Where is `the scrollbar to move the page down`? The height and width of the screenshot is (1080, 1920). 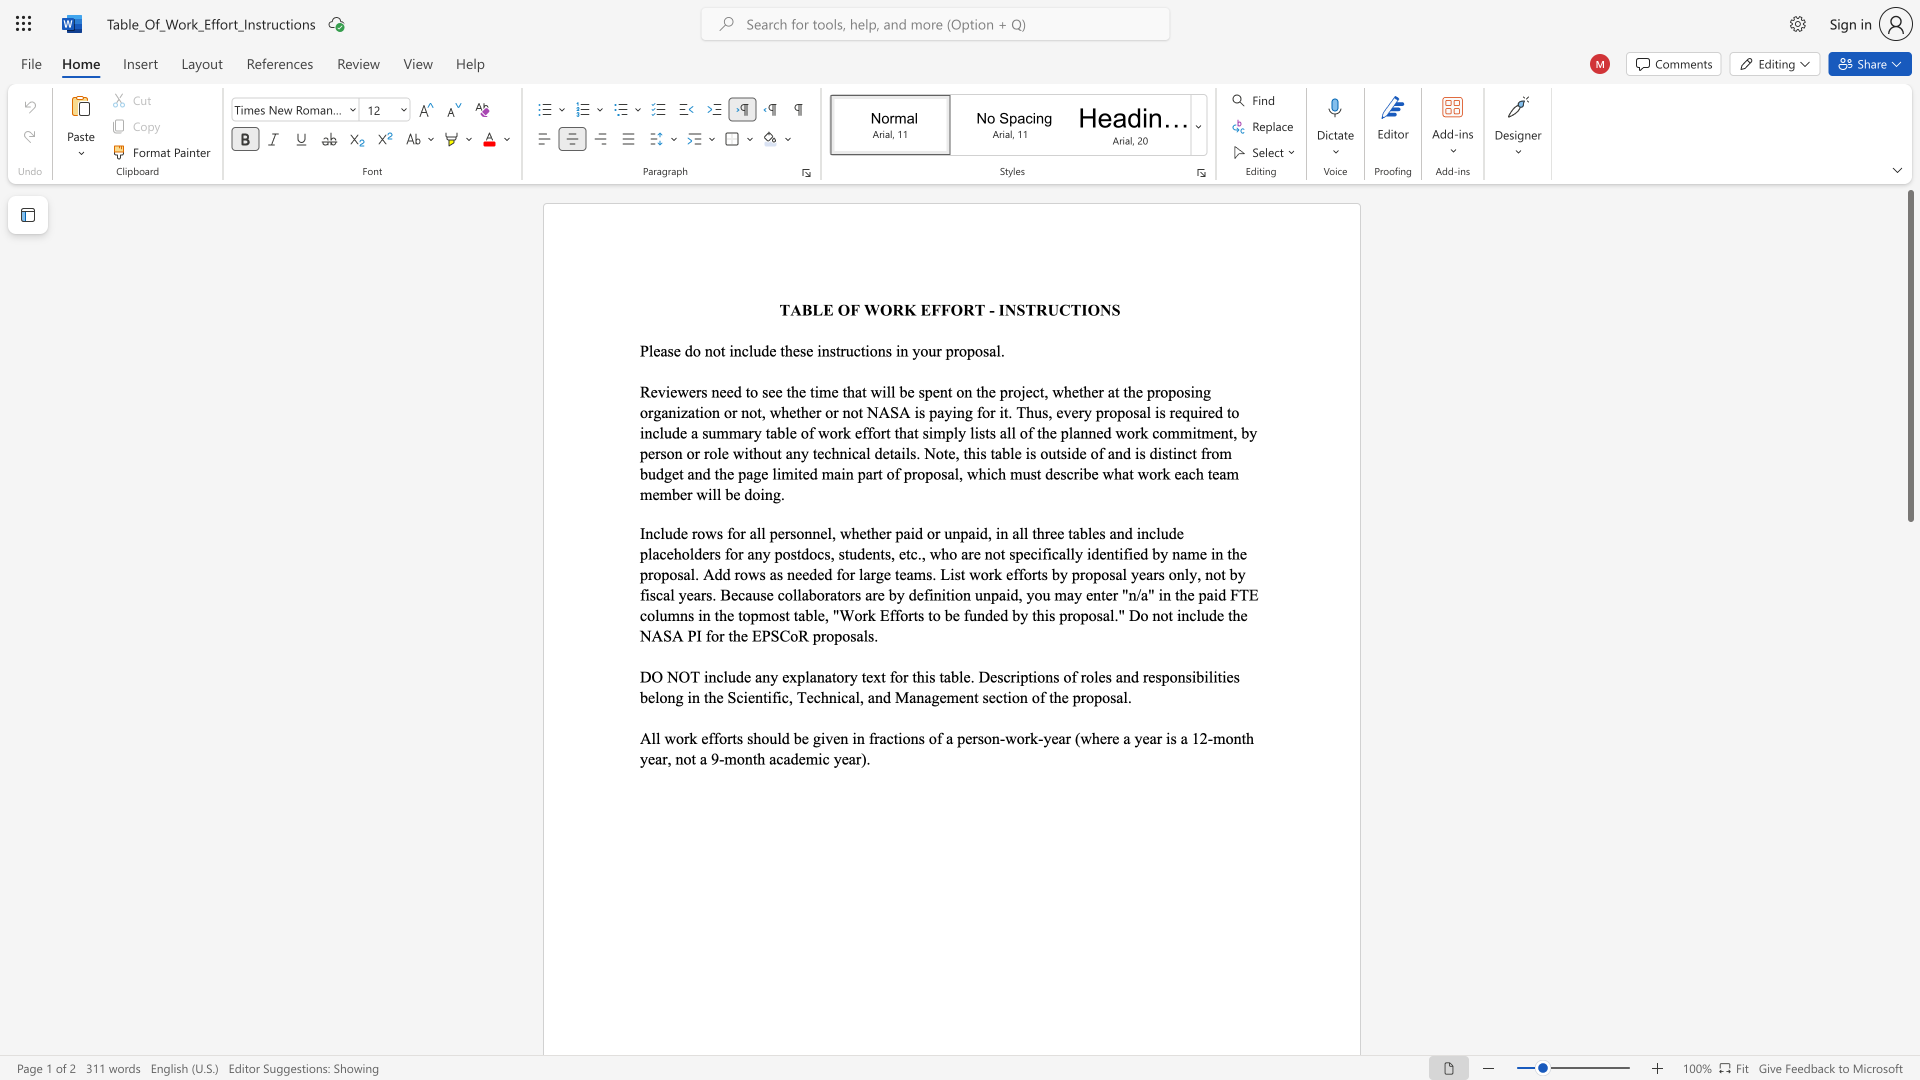 the scrollbar to move the page down is located at coordinates (1909, 1019).